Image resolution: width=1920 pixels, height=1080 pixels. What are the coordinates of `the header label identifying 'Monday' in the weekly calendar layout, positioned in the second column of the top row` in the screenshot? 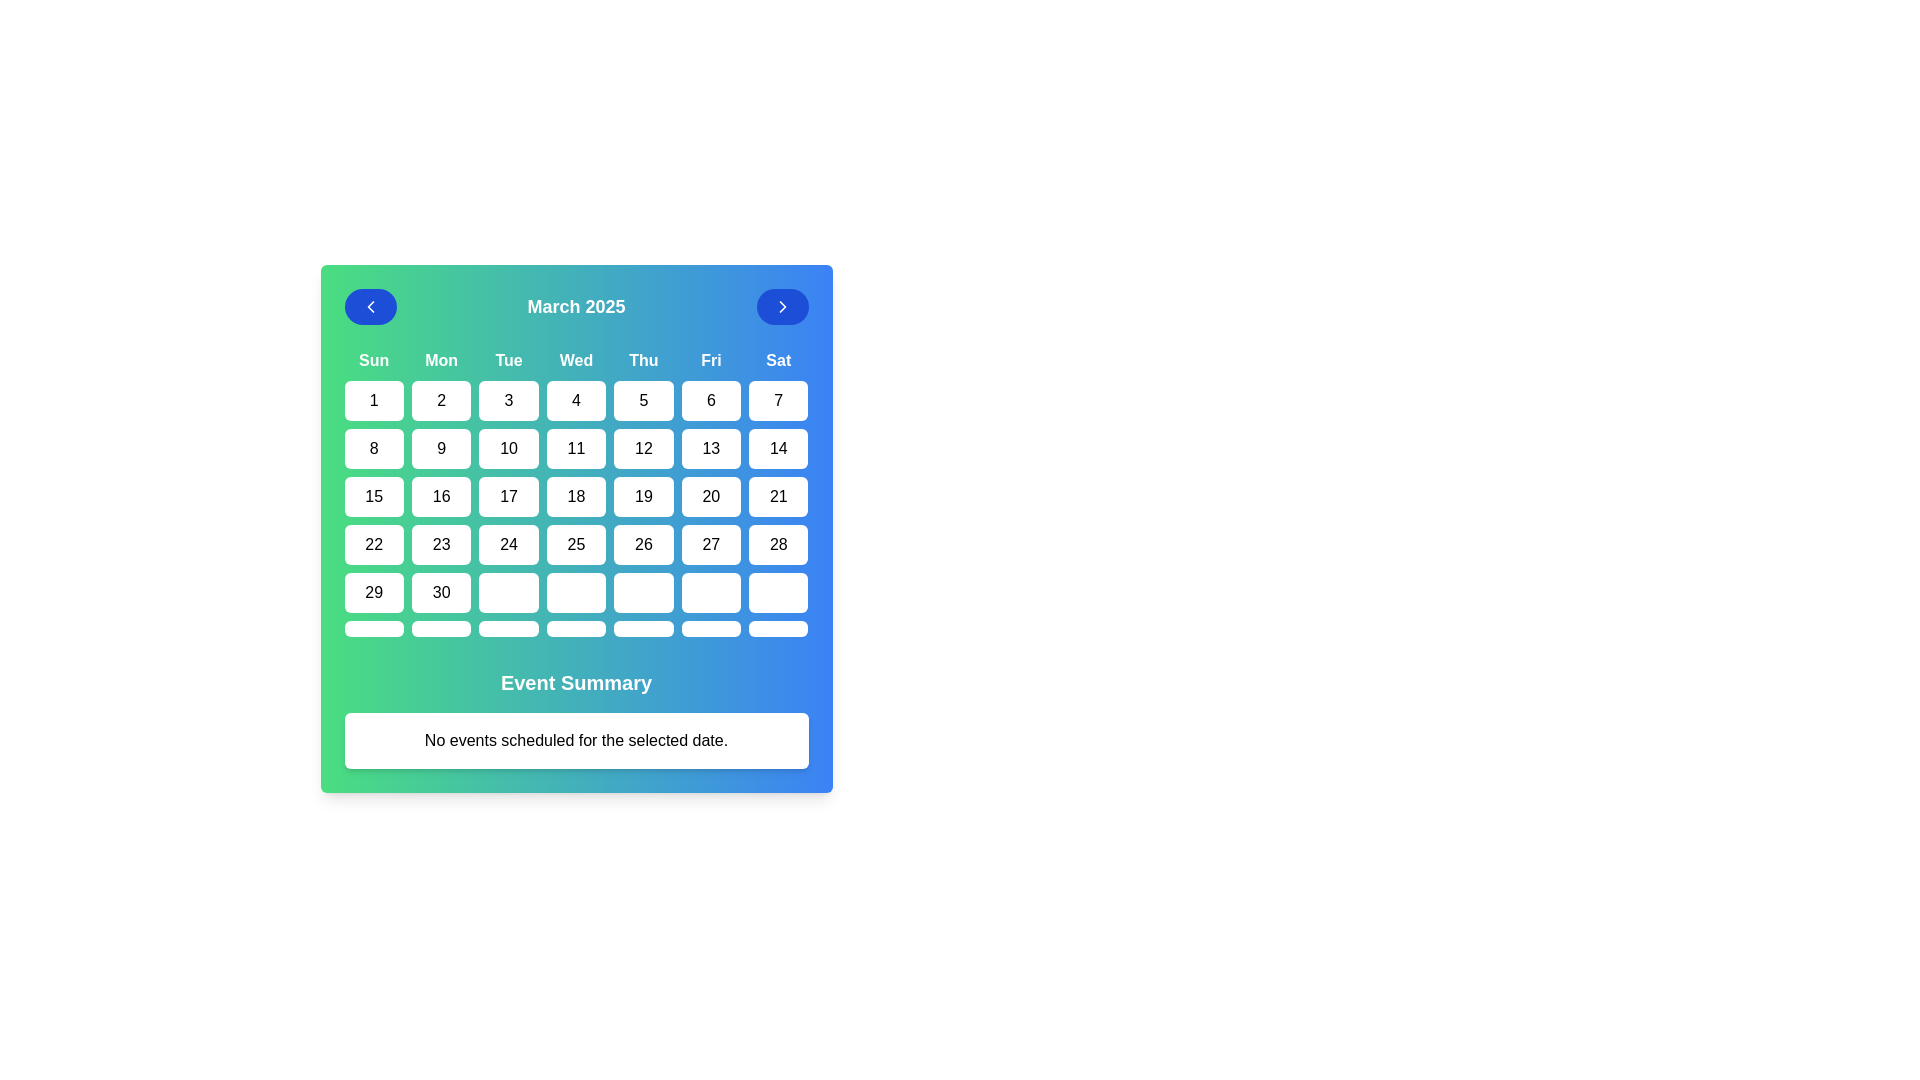 It's located at (440, 361).